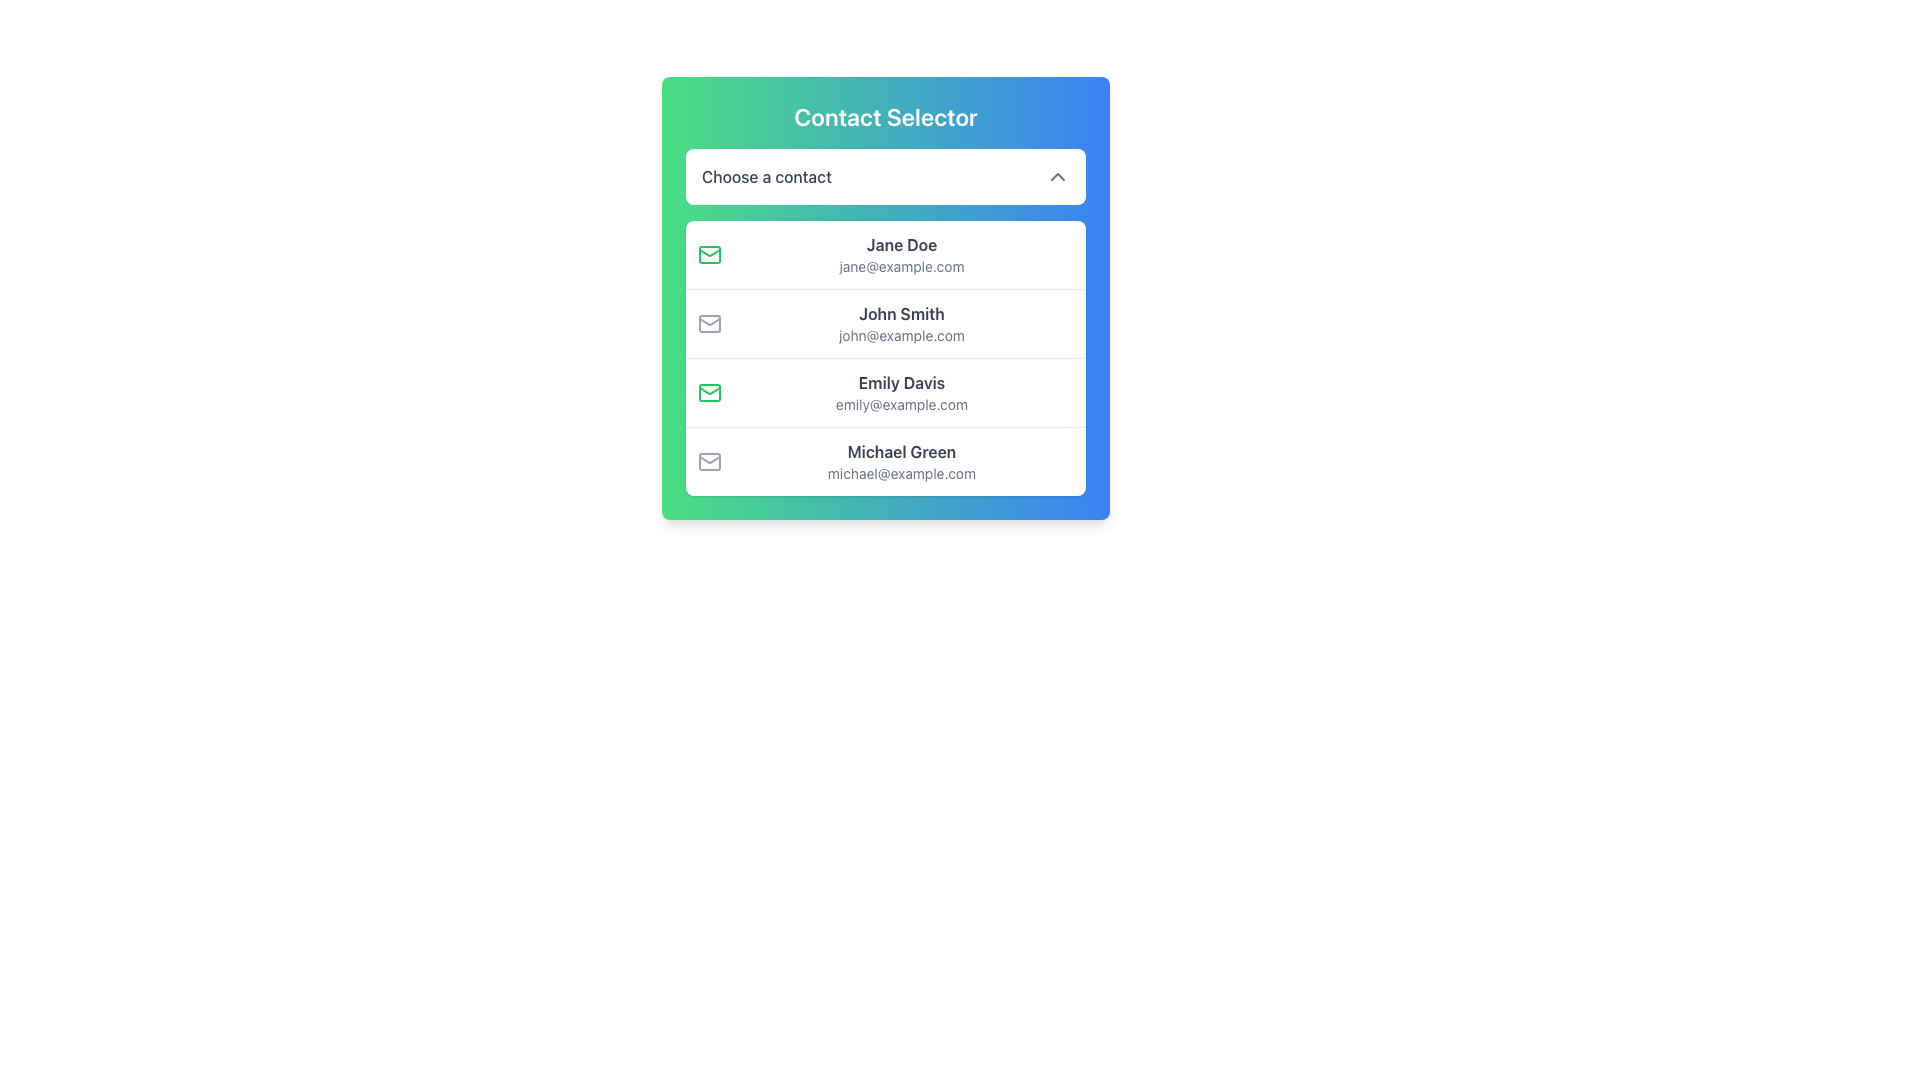 This screenshot has width=1920, height=1080. I want to click on the email contact icon representing John Smith, so click(710, 323).